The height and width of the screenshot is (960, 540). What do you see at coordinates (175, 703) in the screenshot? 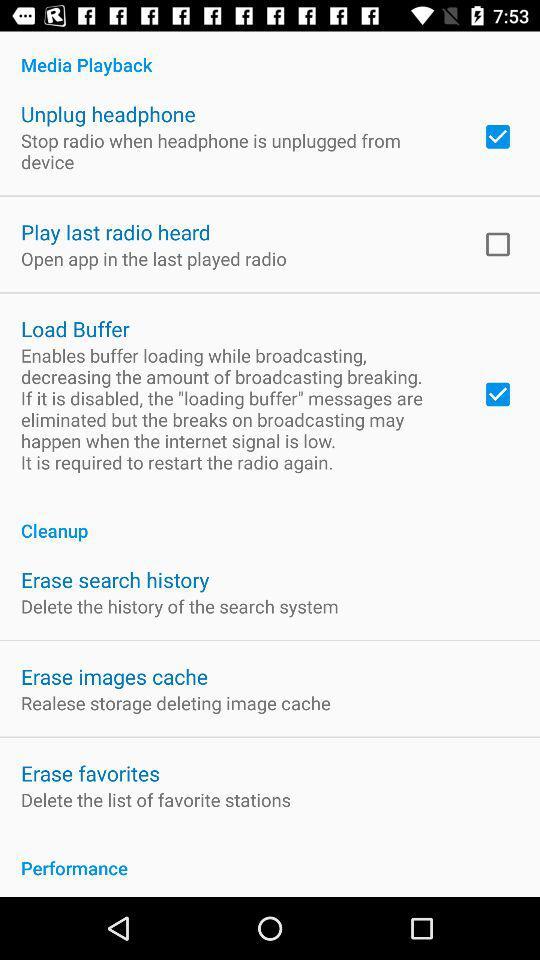
I see `the realese storage deleting item` at bounding box center [175, 703].